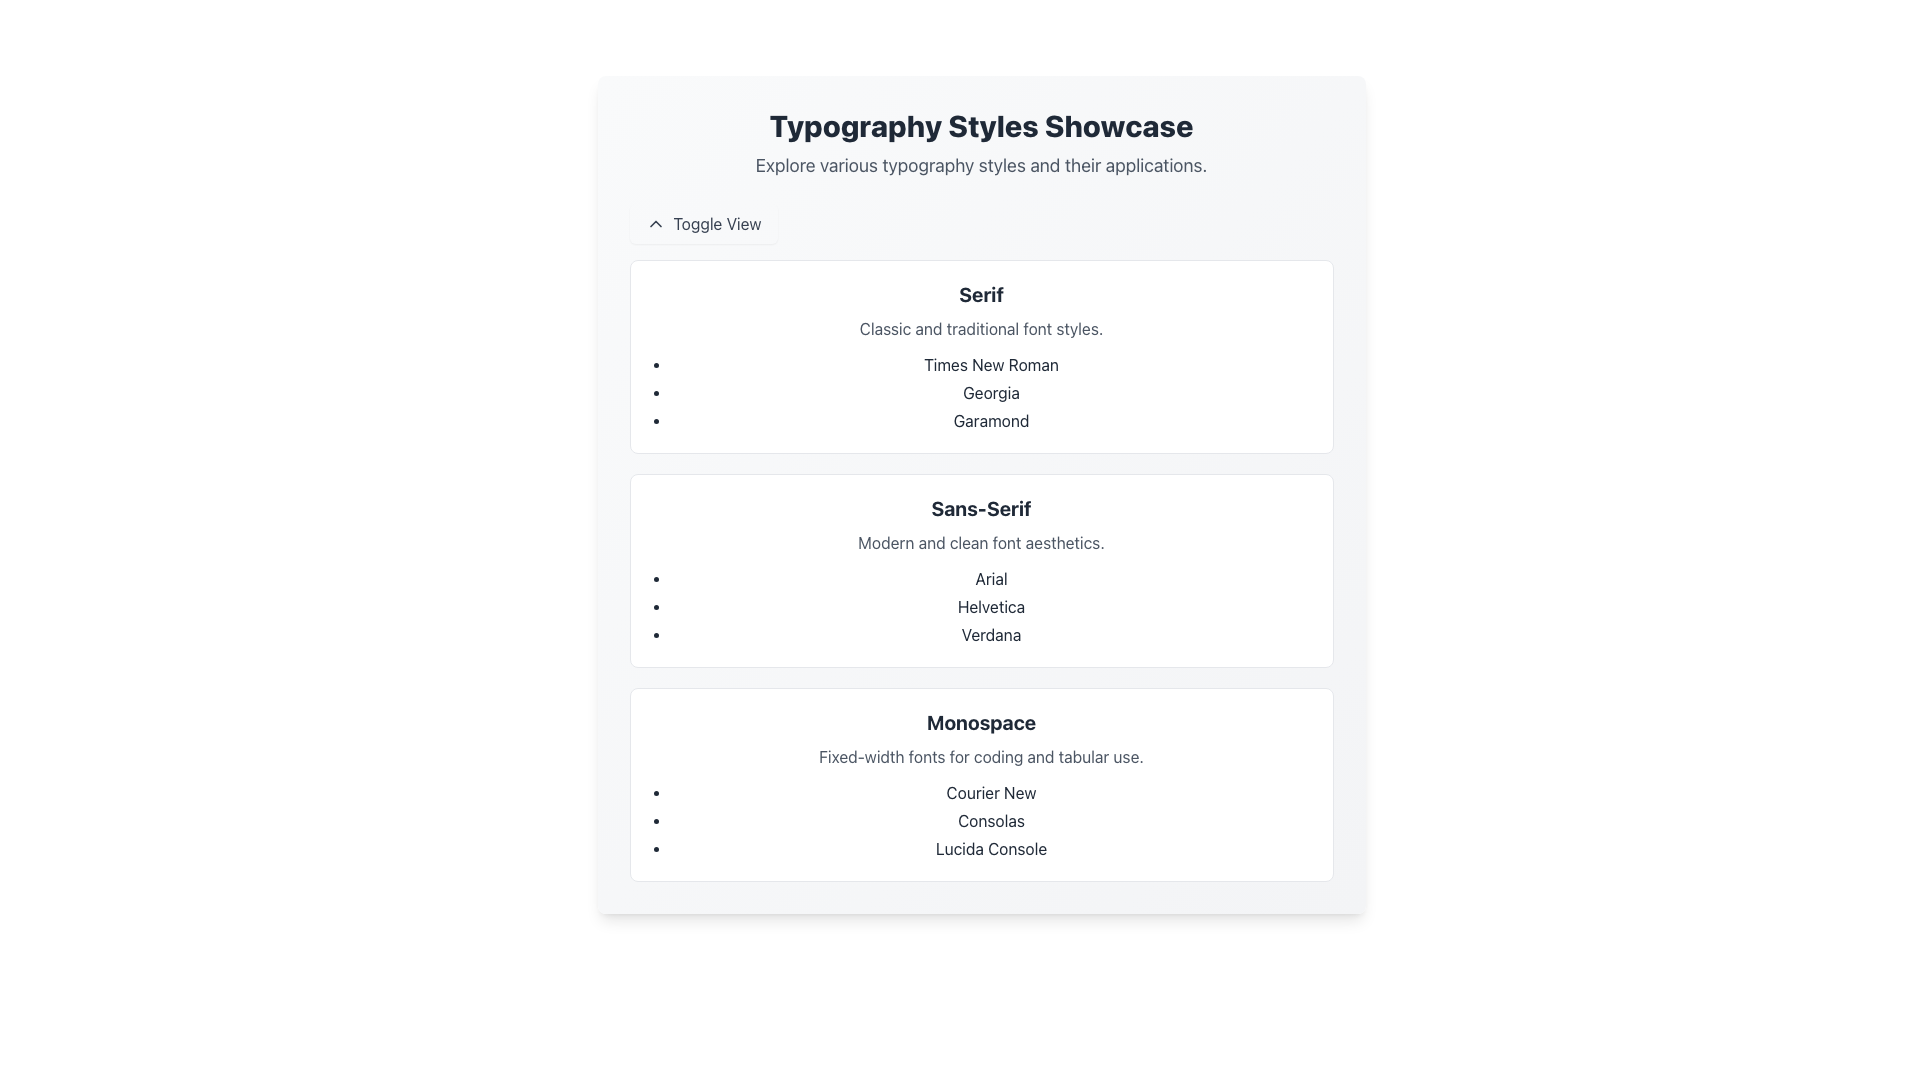 The height and width of the screenshot is (1080, 1920). What do you see at coordinates (981, 543) in the screenshot?
I see `the static text block providing additional insight into the 'Sans-Serif' typography style, which is positioned below the 'Sans-Serif' heading` at bounding box center [981, 543].